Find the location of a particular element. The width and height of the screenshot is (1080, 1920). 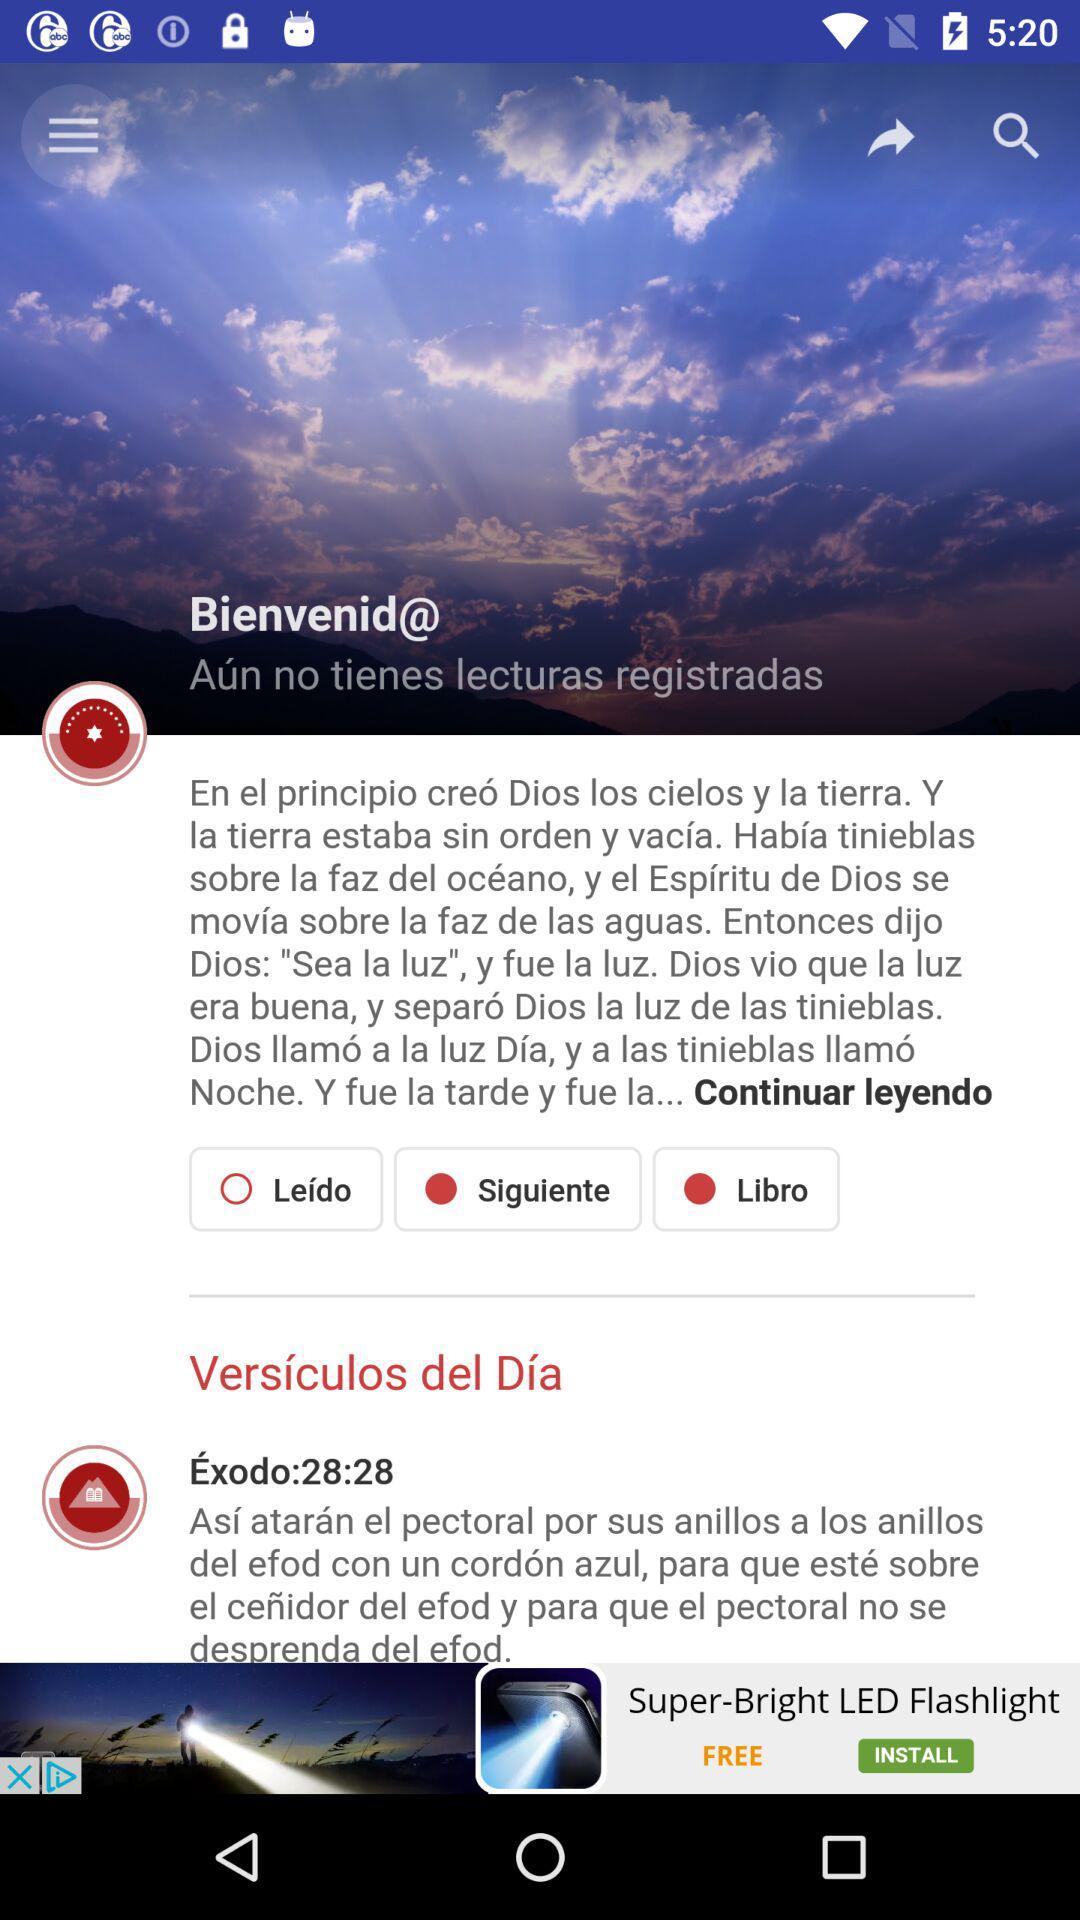

the item to the left of siguiente is located at coordinates (286, 1189).